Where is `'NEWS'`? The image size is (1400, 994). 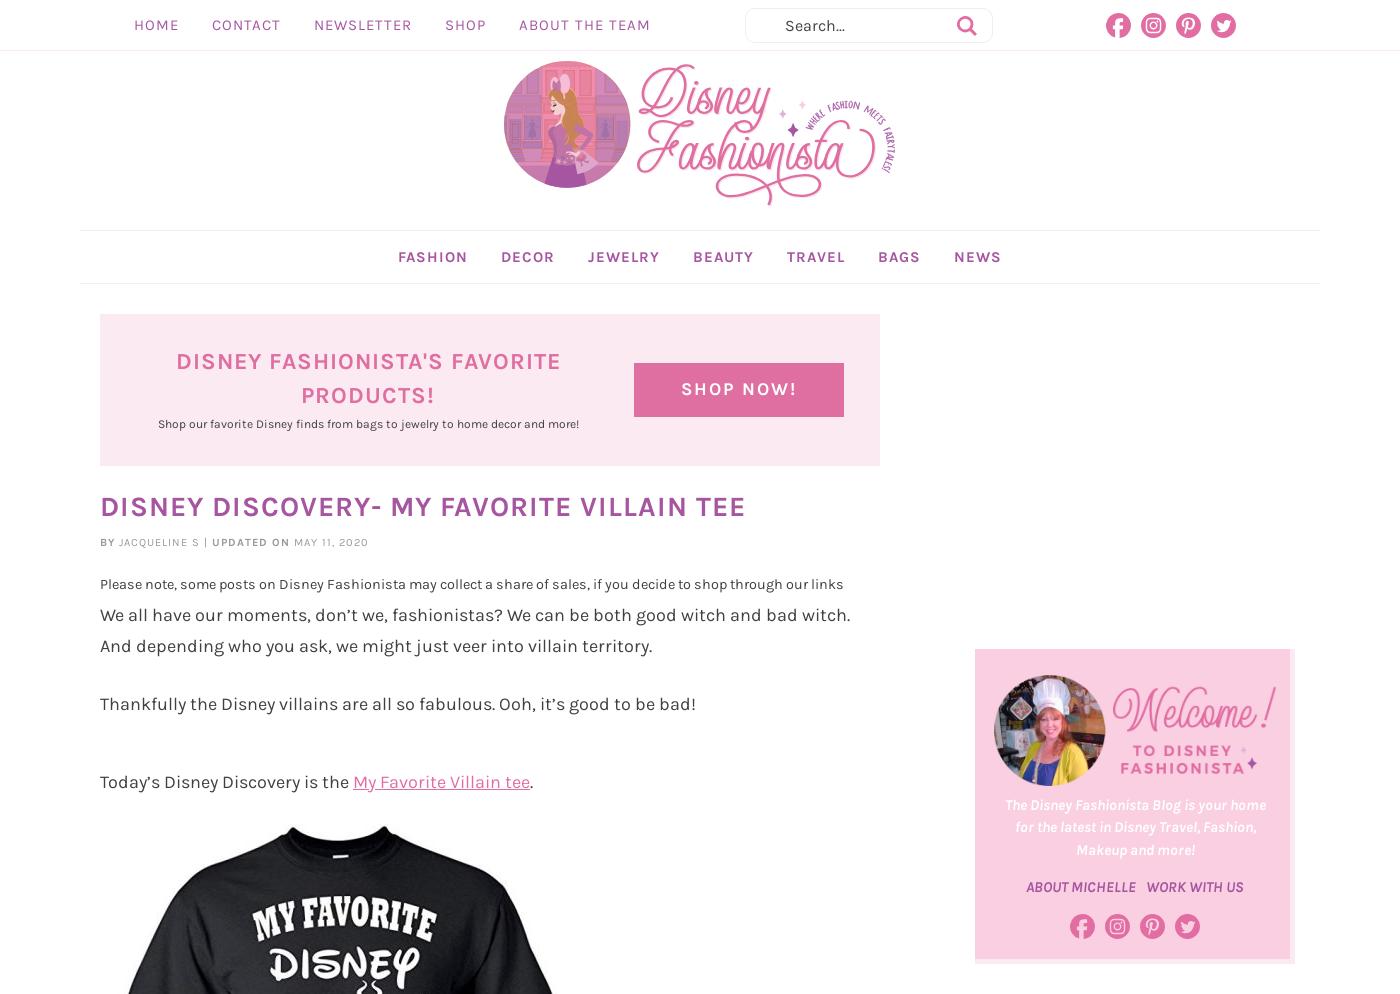
'NEWS' is located at coordinates (953, 301).